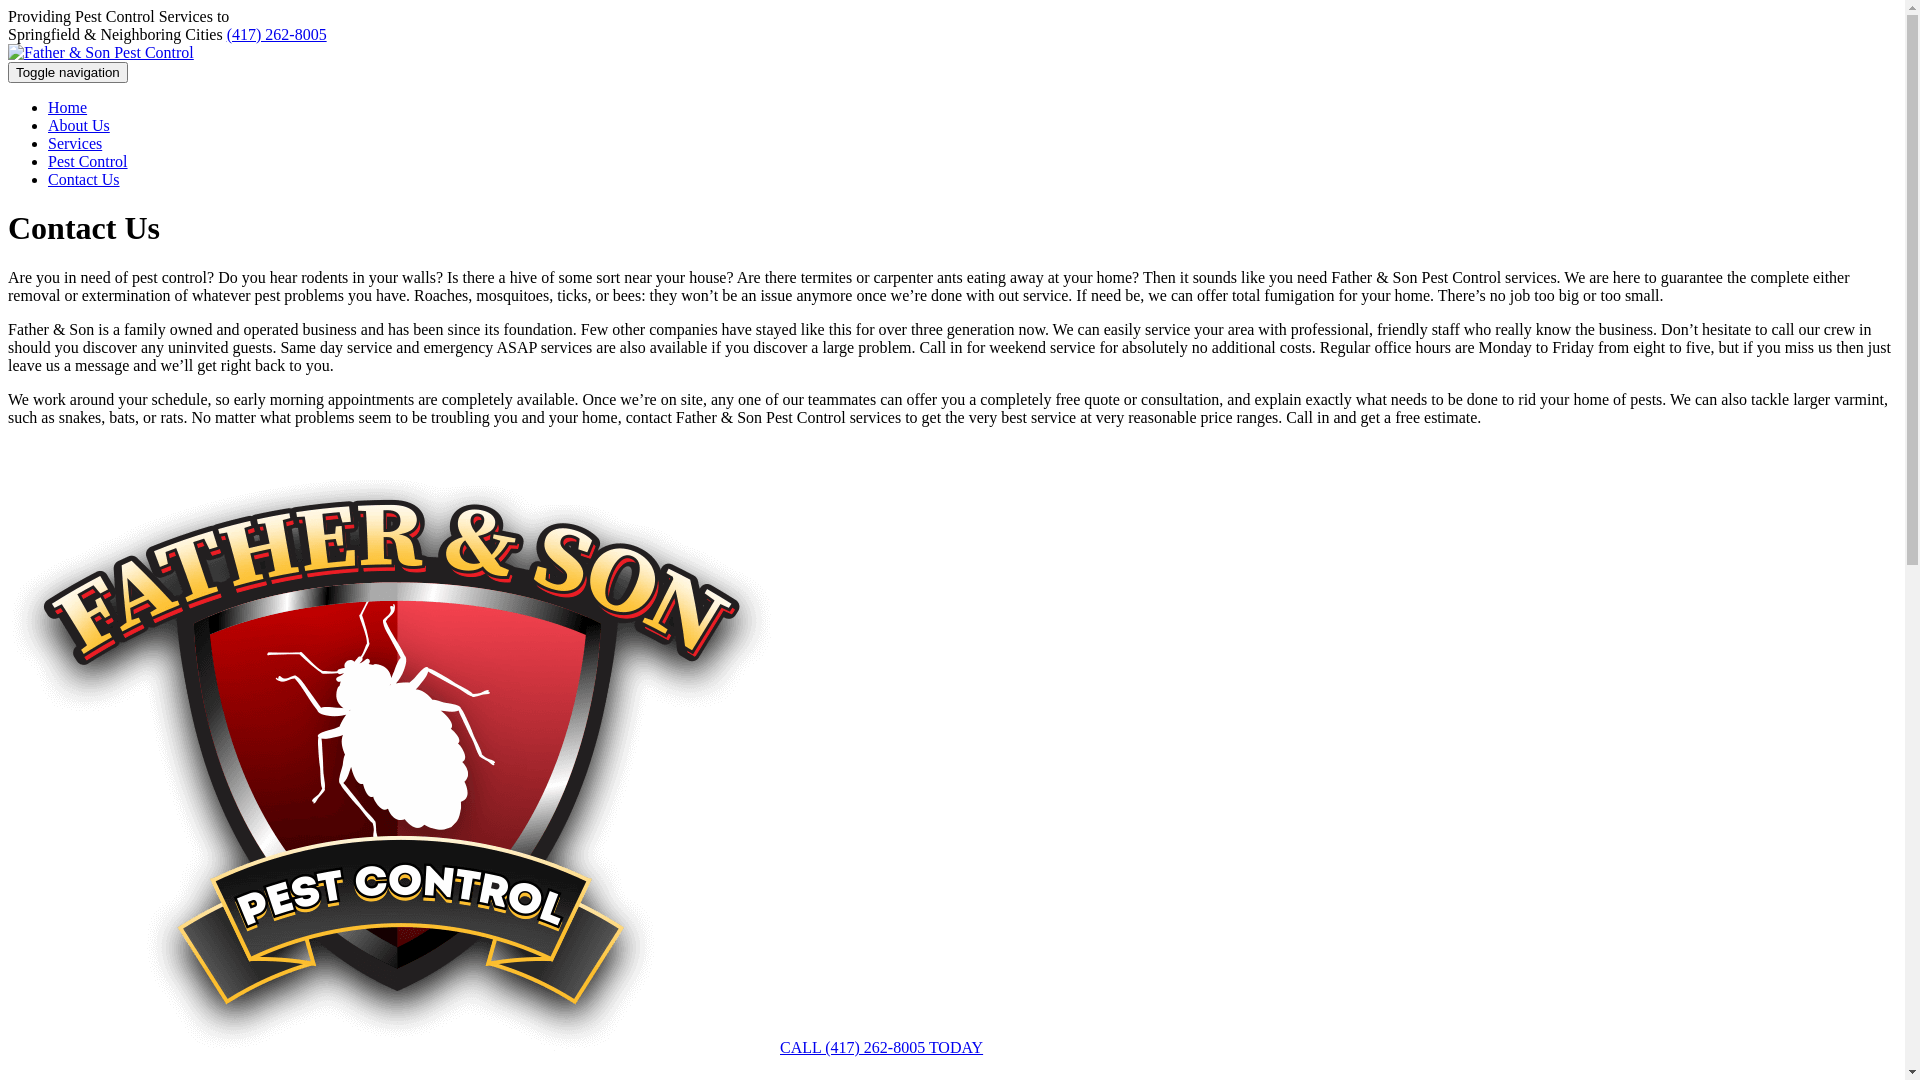 The width and height of the screenshot is (1920, 1080). I want to click on 'About Us', so click(78, 125).